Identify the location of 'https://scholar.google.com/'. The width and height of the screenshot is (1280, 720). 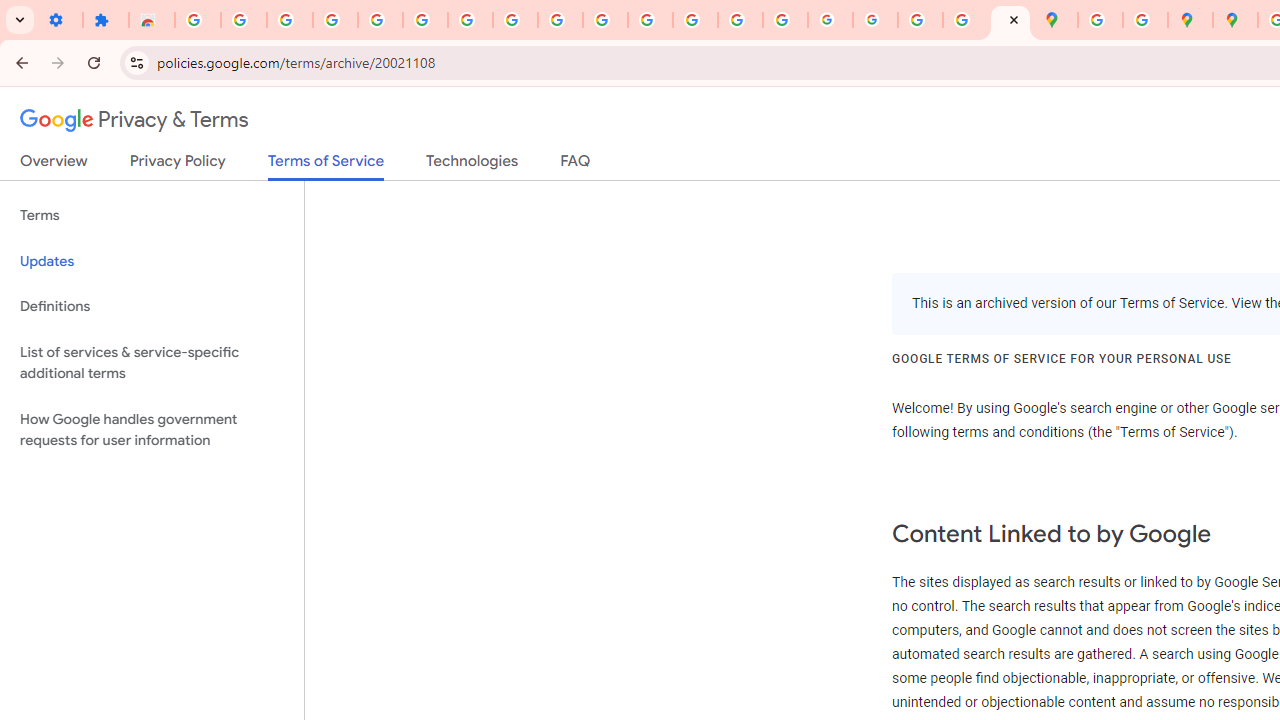
(650, 20).